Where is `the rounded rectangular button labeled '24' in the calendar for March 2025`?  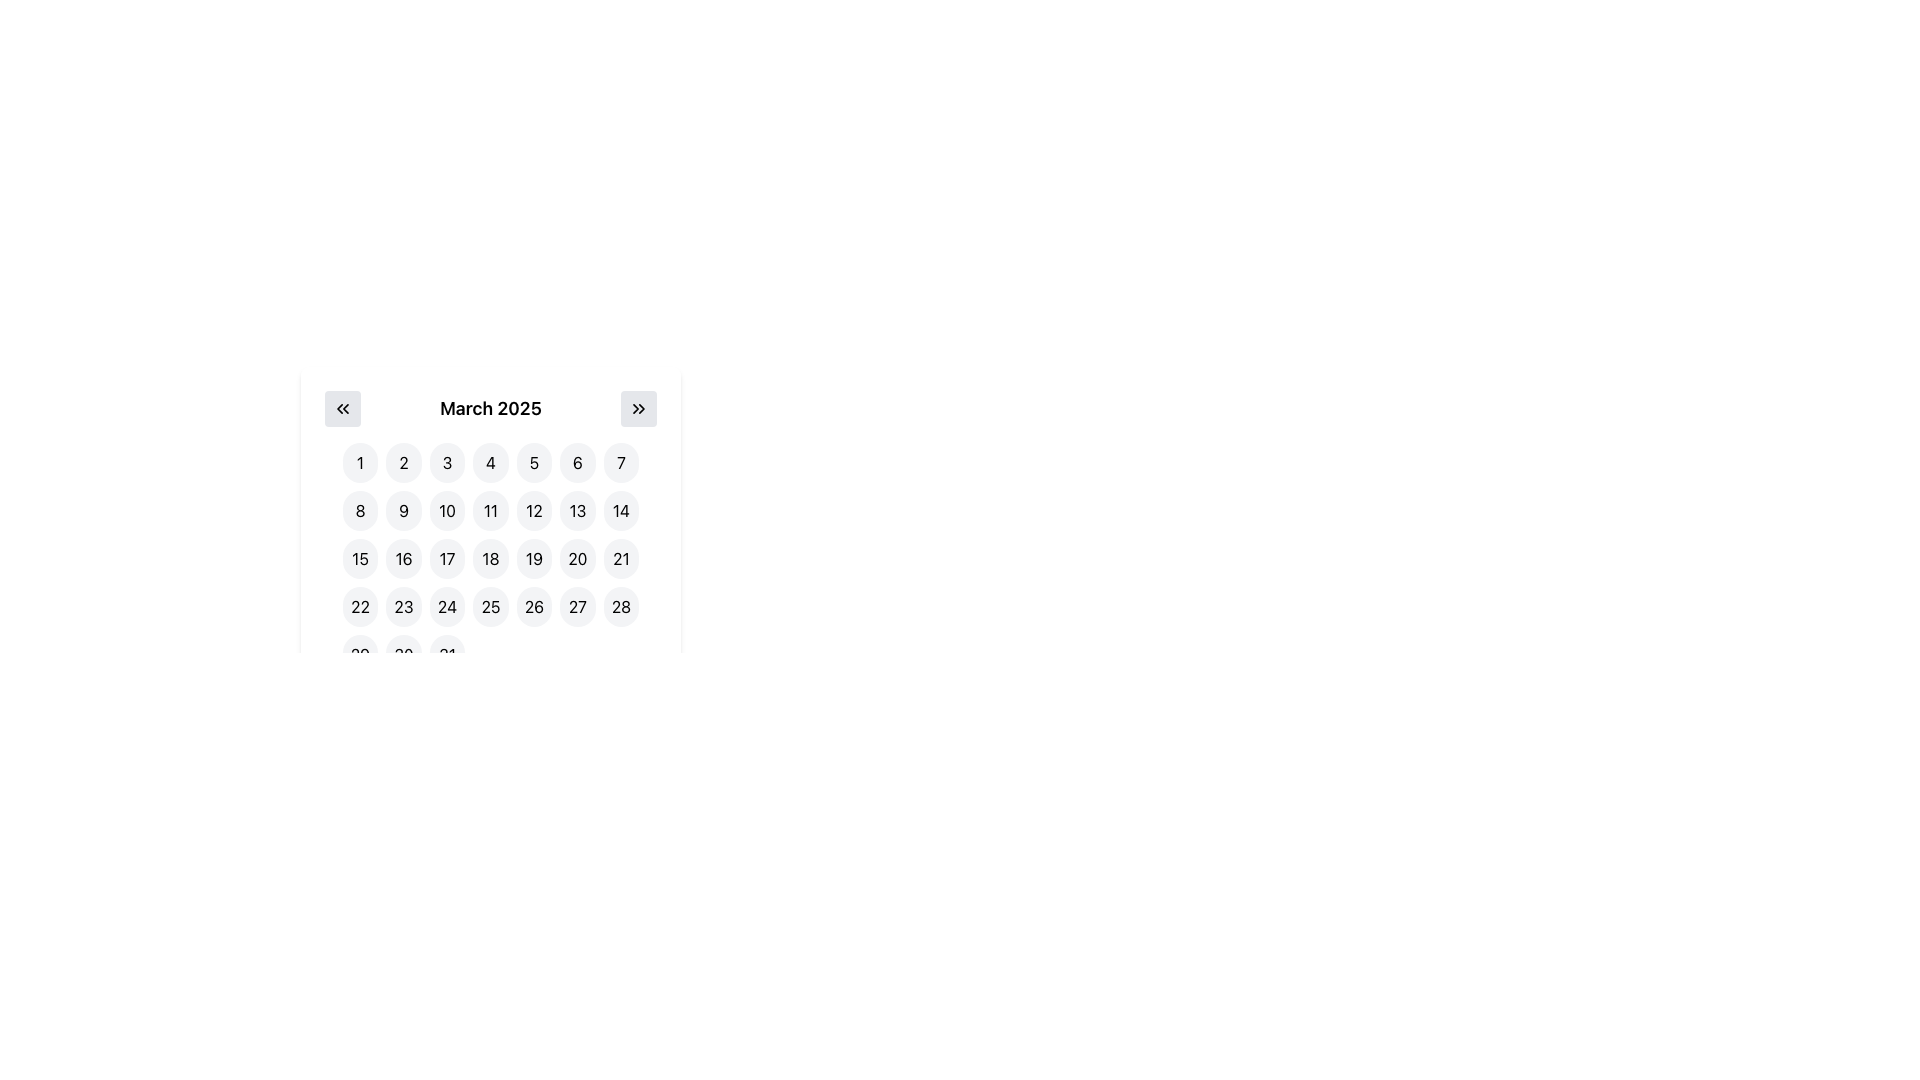
the rounded rectangular button labeled '24' in the calendar for March 2025 is located at coordinates (446, 605).